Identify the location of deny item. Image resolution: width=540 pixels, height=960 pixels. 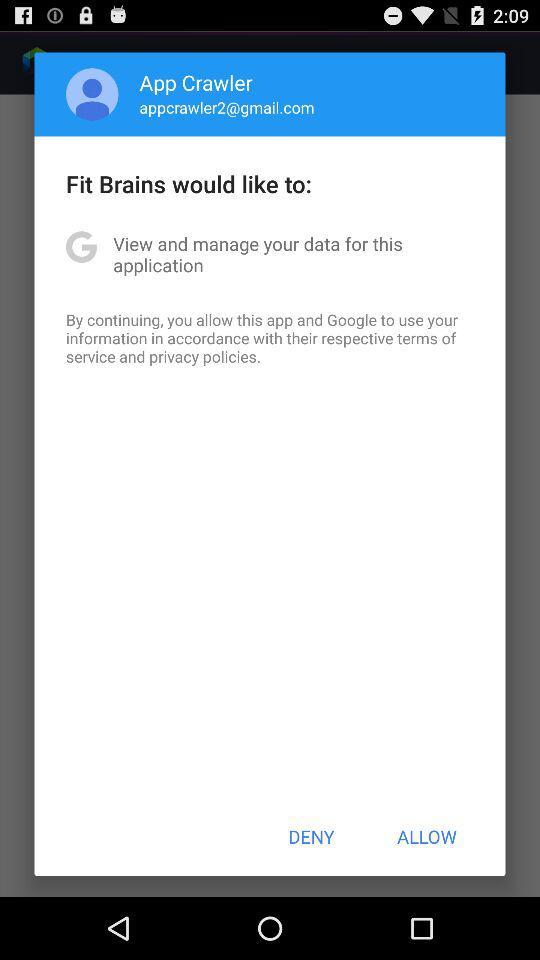
(311, 836).